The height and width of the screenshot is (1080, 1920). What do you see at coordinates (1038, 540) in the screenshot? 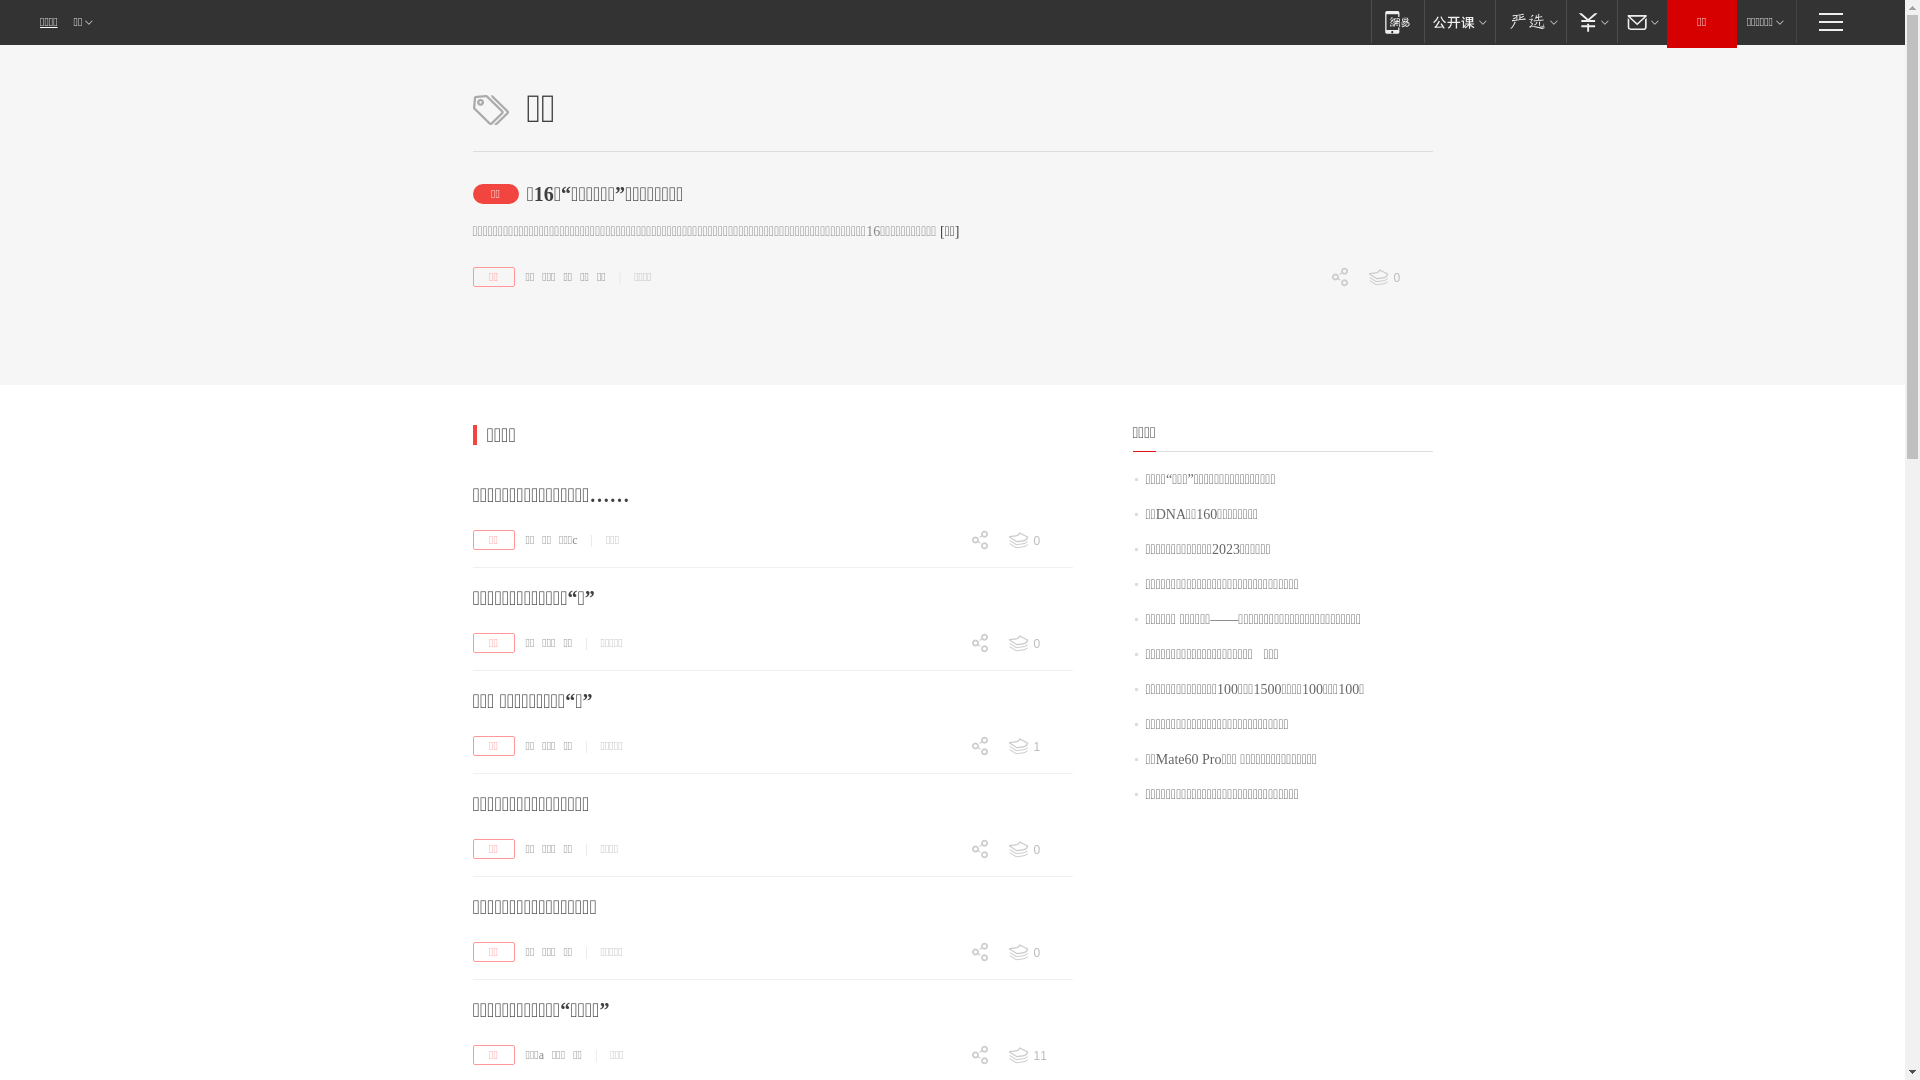
I see `'0'` at bounding box center [1038, 540].